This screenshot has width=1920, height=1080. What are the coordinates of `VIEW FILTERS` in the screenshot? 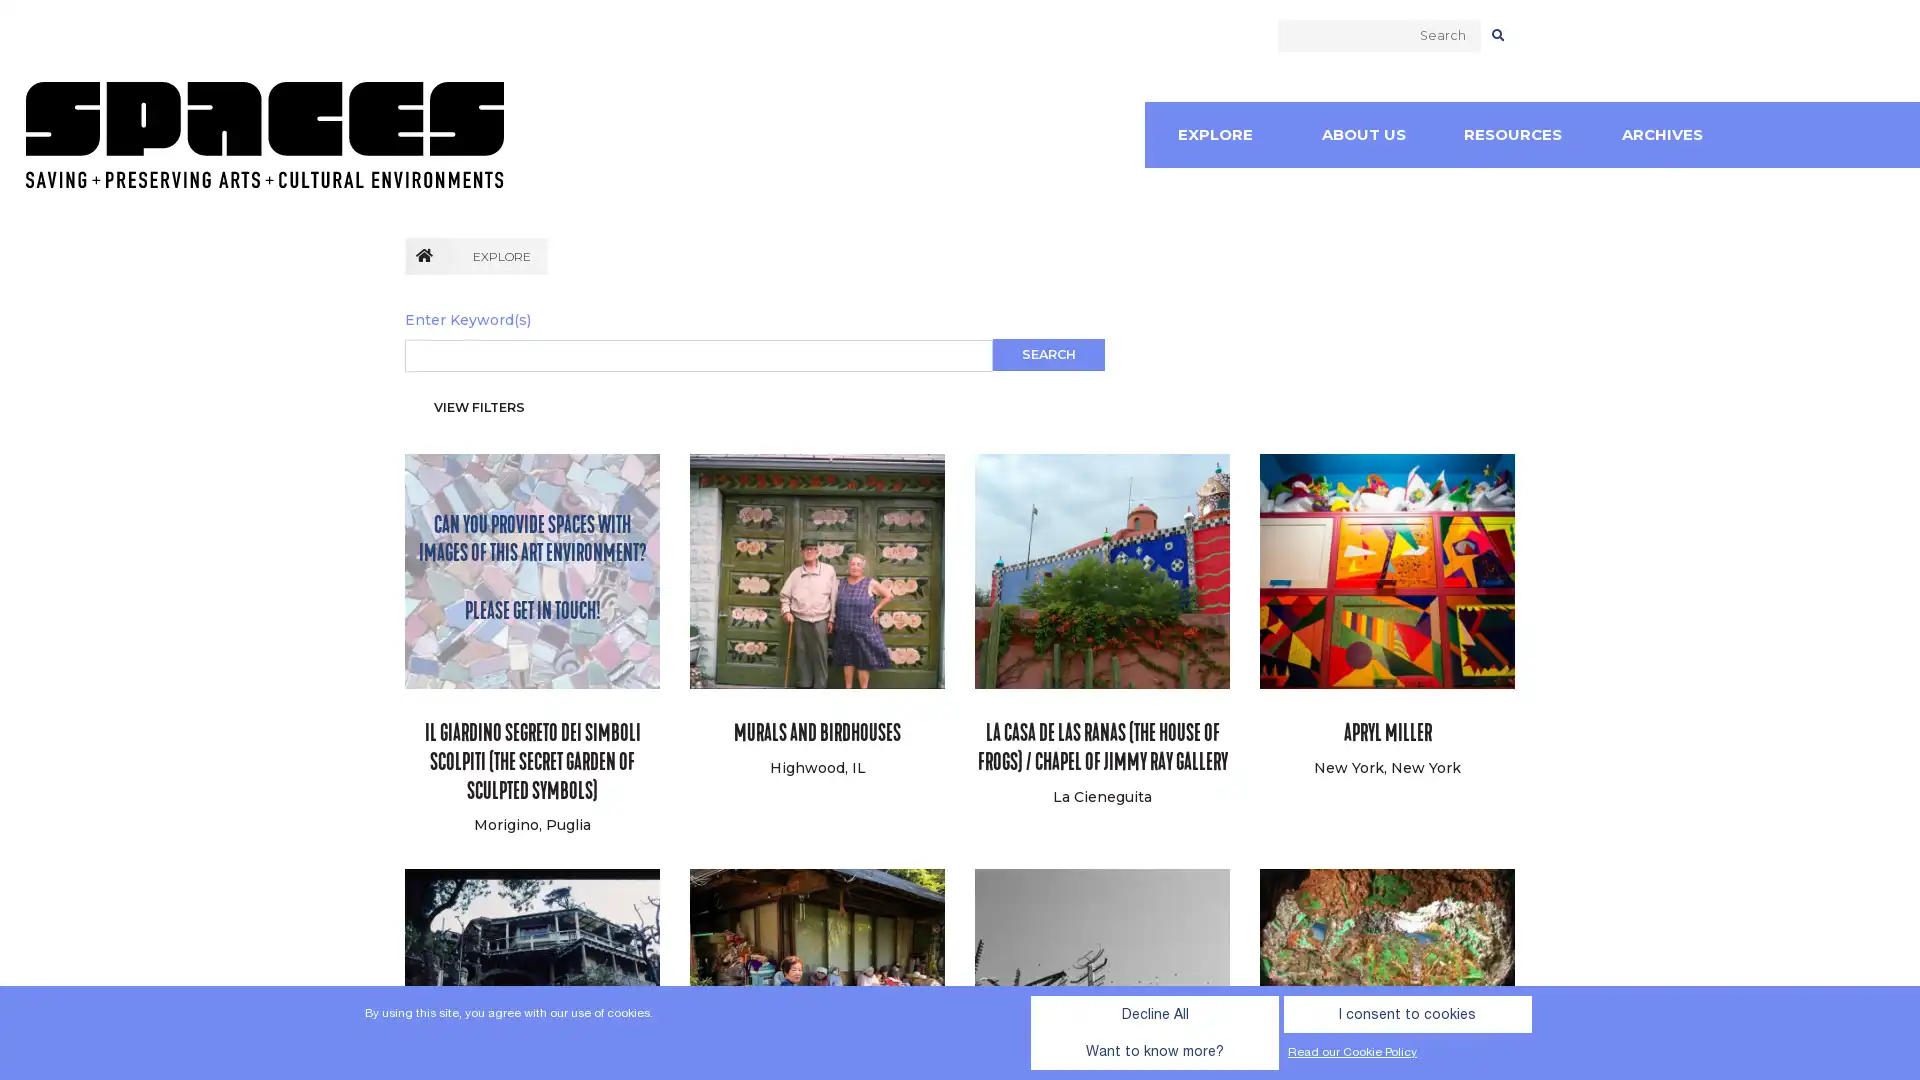 It's located at (478, 407).